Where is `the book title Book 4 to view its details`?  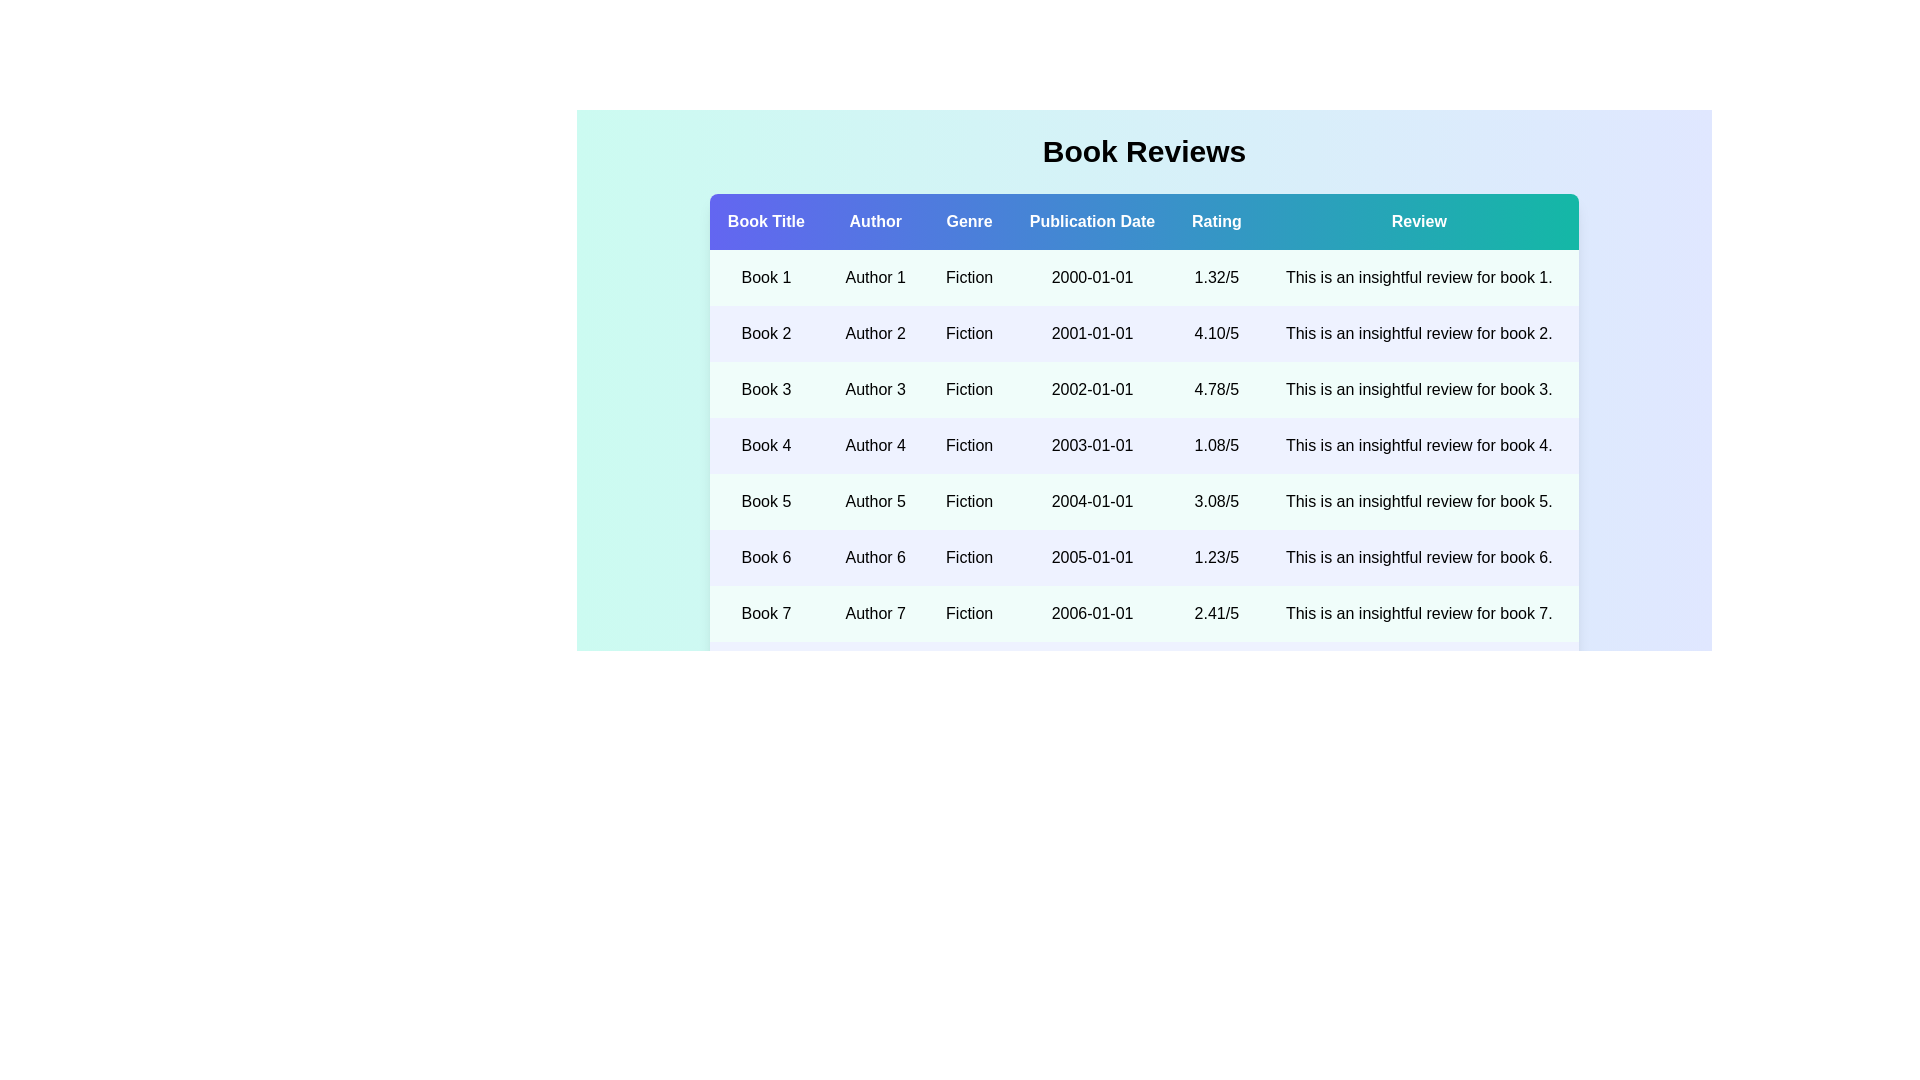
the book title Book 4 to view its details is located at coordinates (765, 445).